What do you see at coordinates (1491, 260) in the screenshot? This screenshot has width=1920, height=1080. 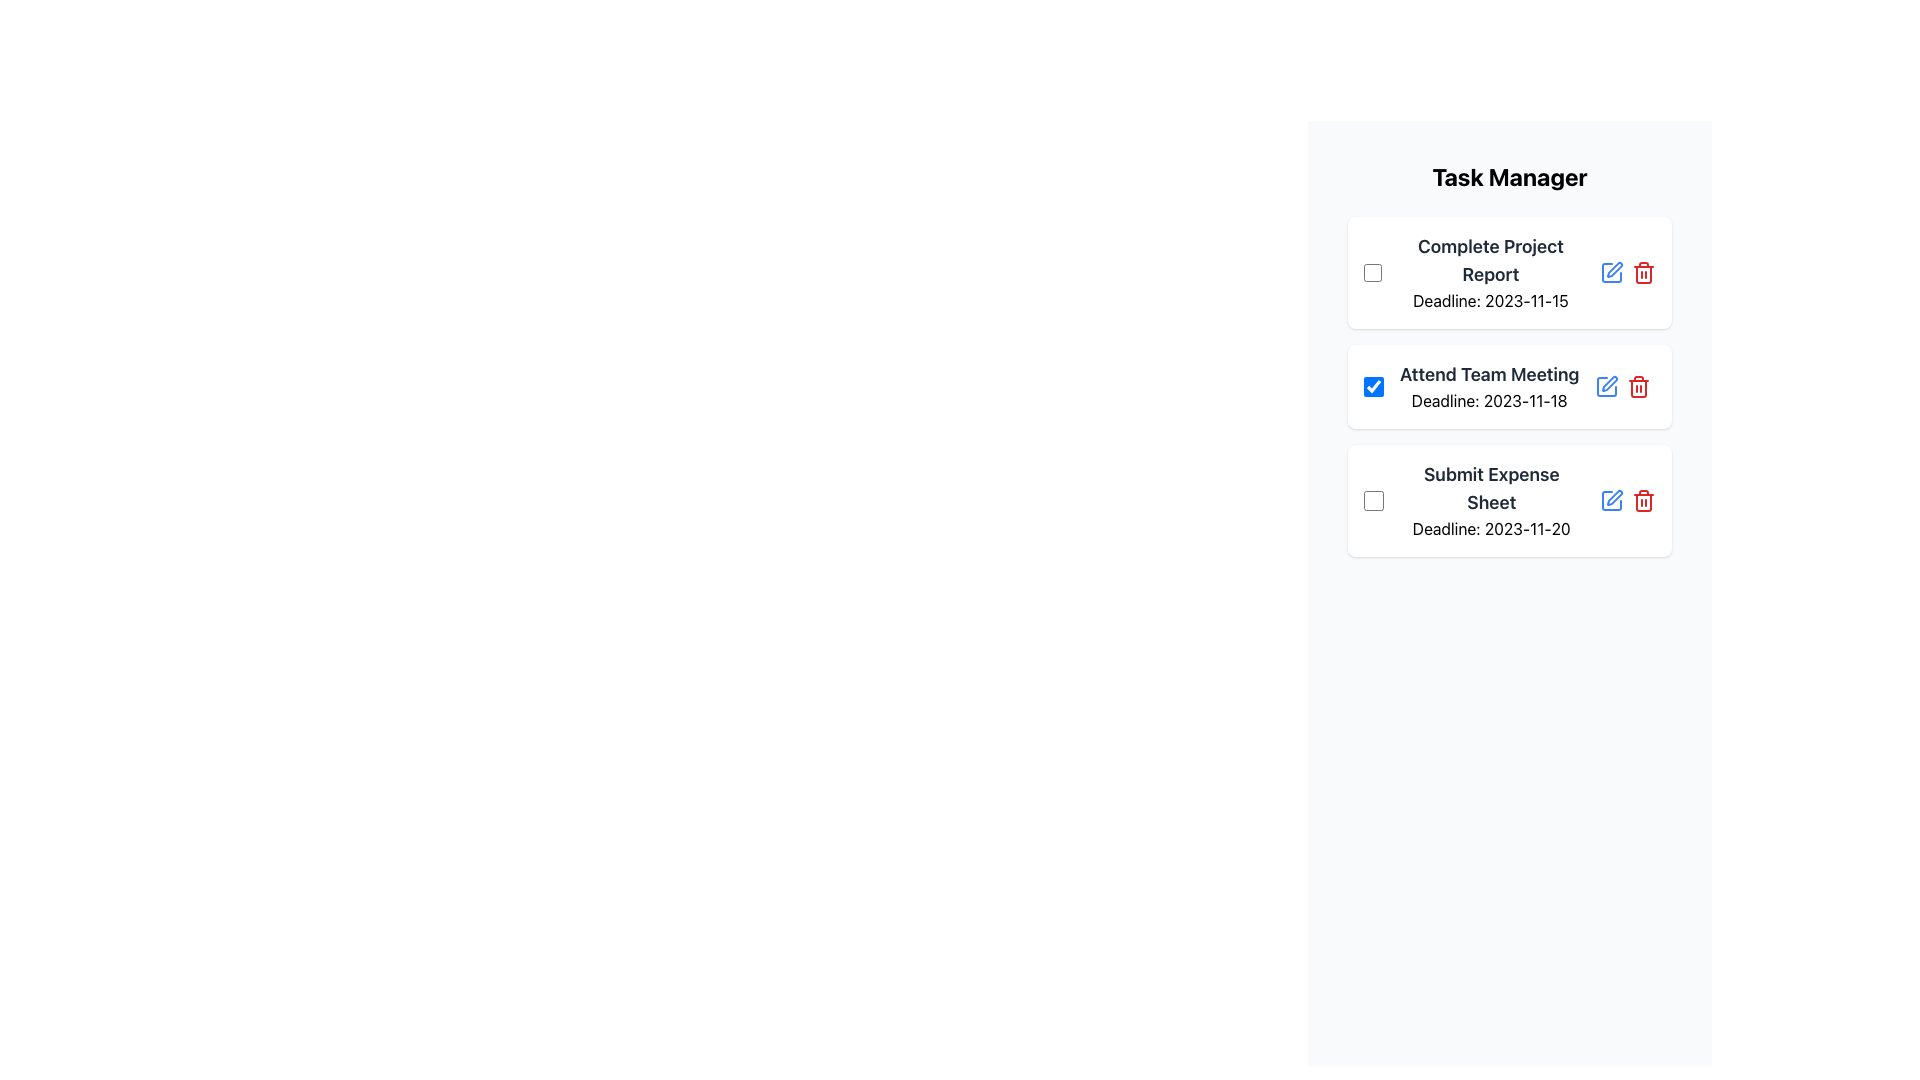 I see `the bold, large-sized text label reading 'Complete Project Report' located at the top section of the 'Task Manager' panel, which indicates its importance as the first item in the task list` at bounding box center [1491, 260].